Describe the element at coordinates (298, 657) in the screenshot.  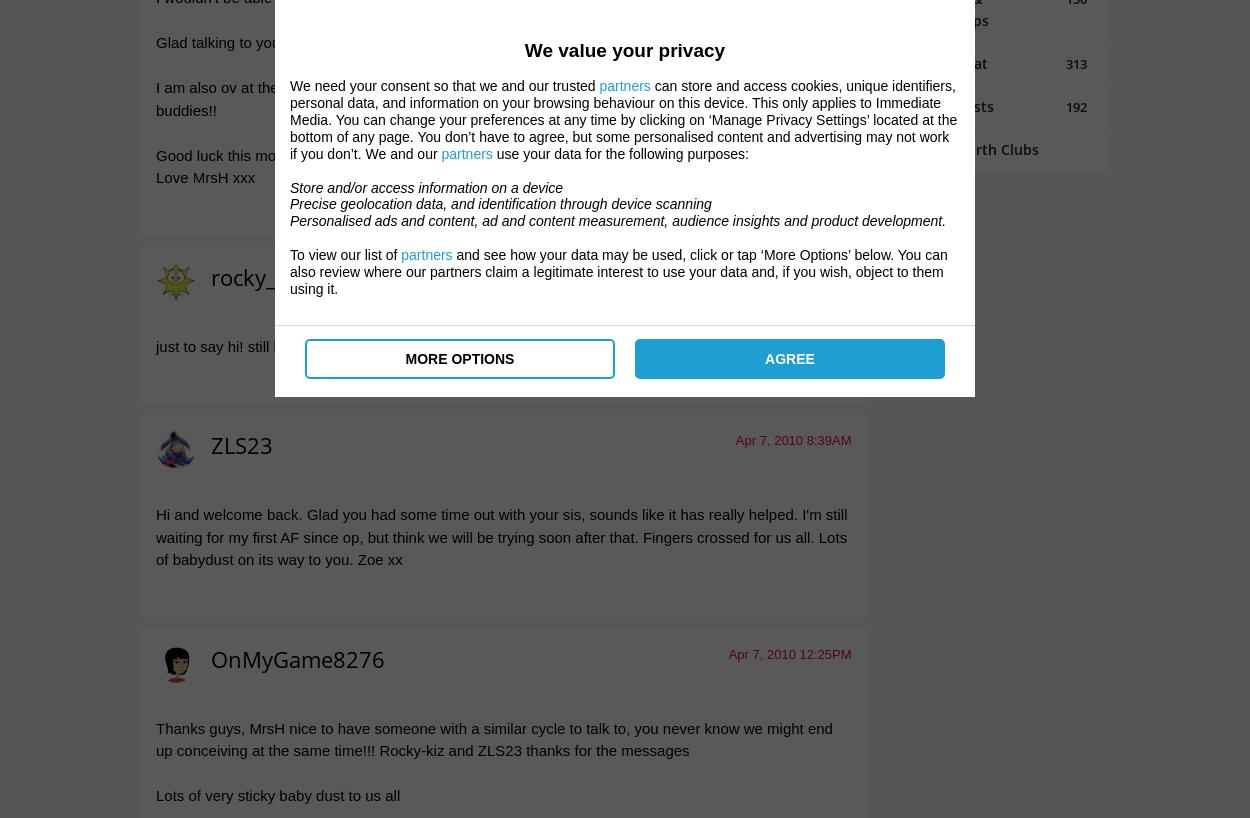
I see `'OnMyGame8276'` at that location.